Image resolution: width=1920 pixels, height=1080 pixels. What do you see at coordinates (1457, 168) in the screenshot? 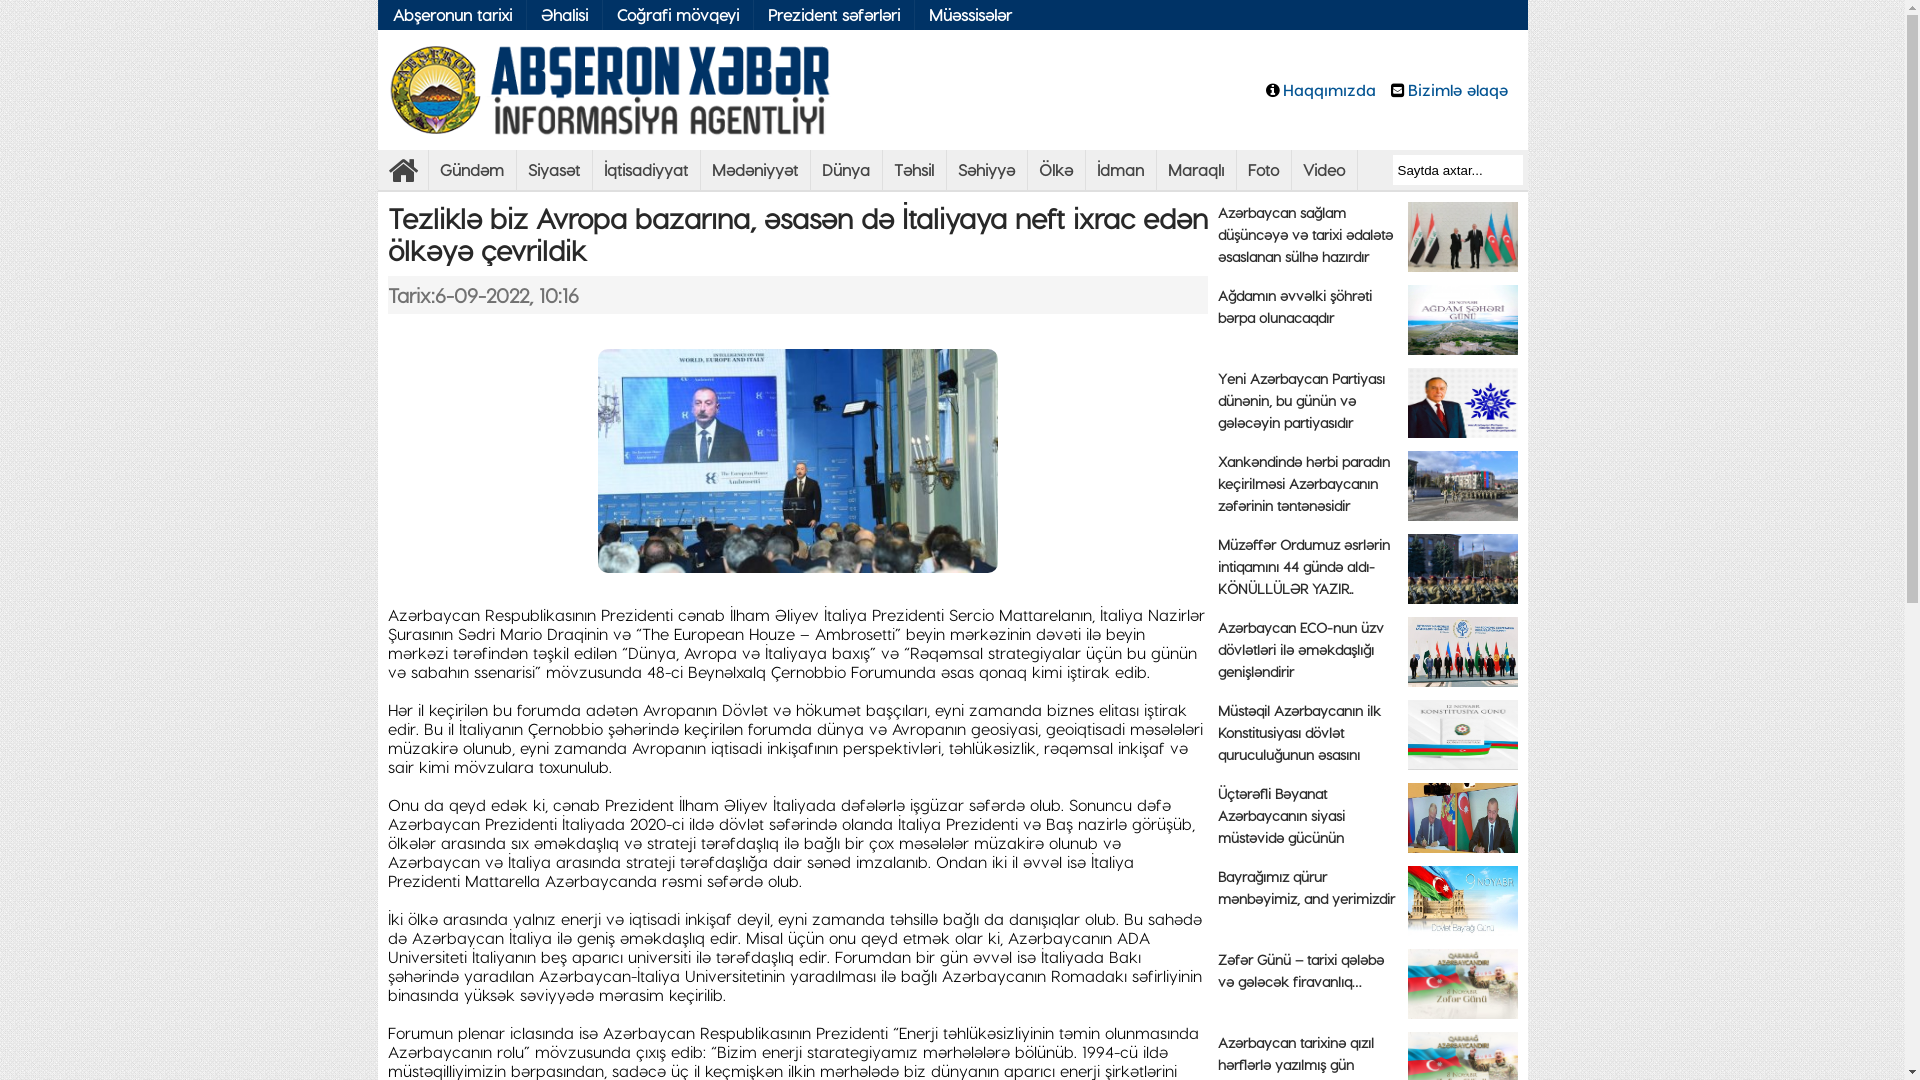
I see `'Saytda axtar...'` at bounding box center [1457, 168].